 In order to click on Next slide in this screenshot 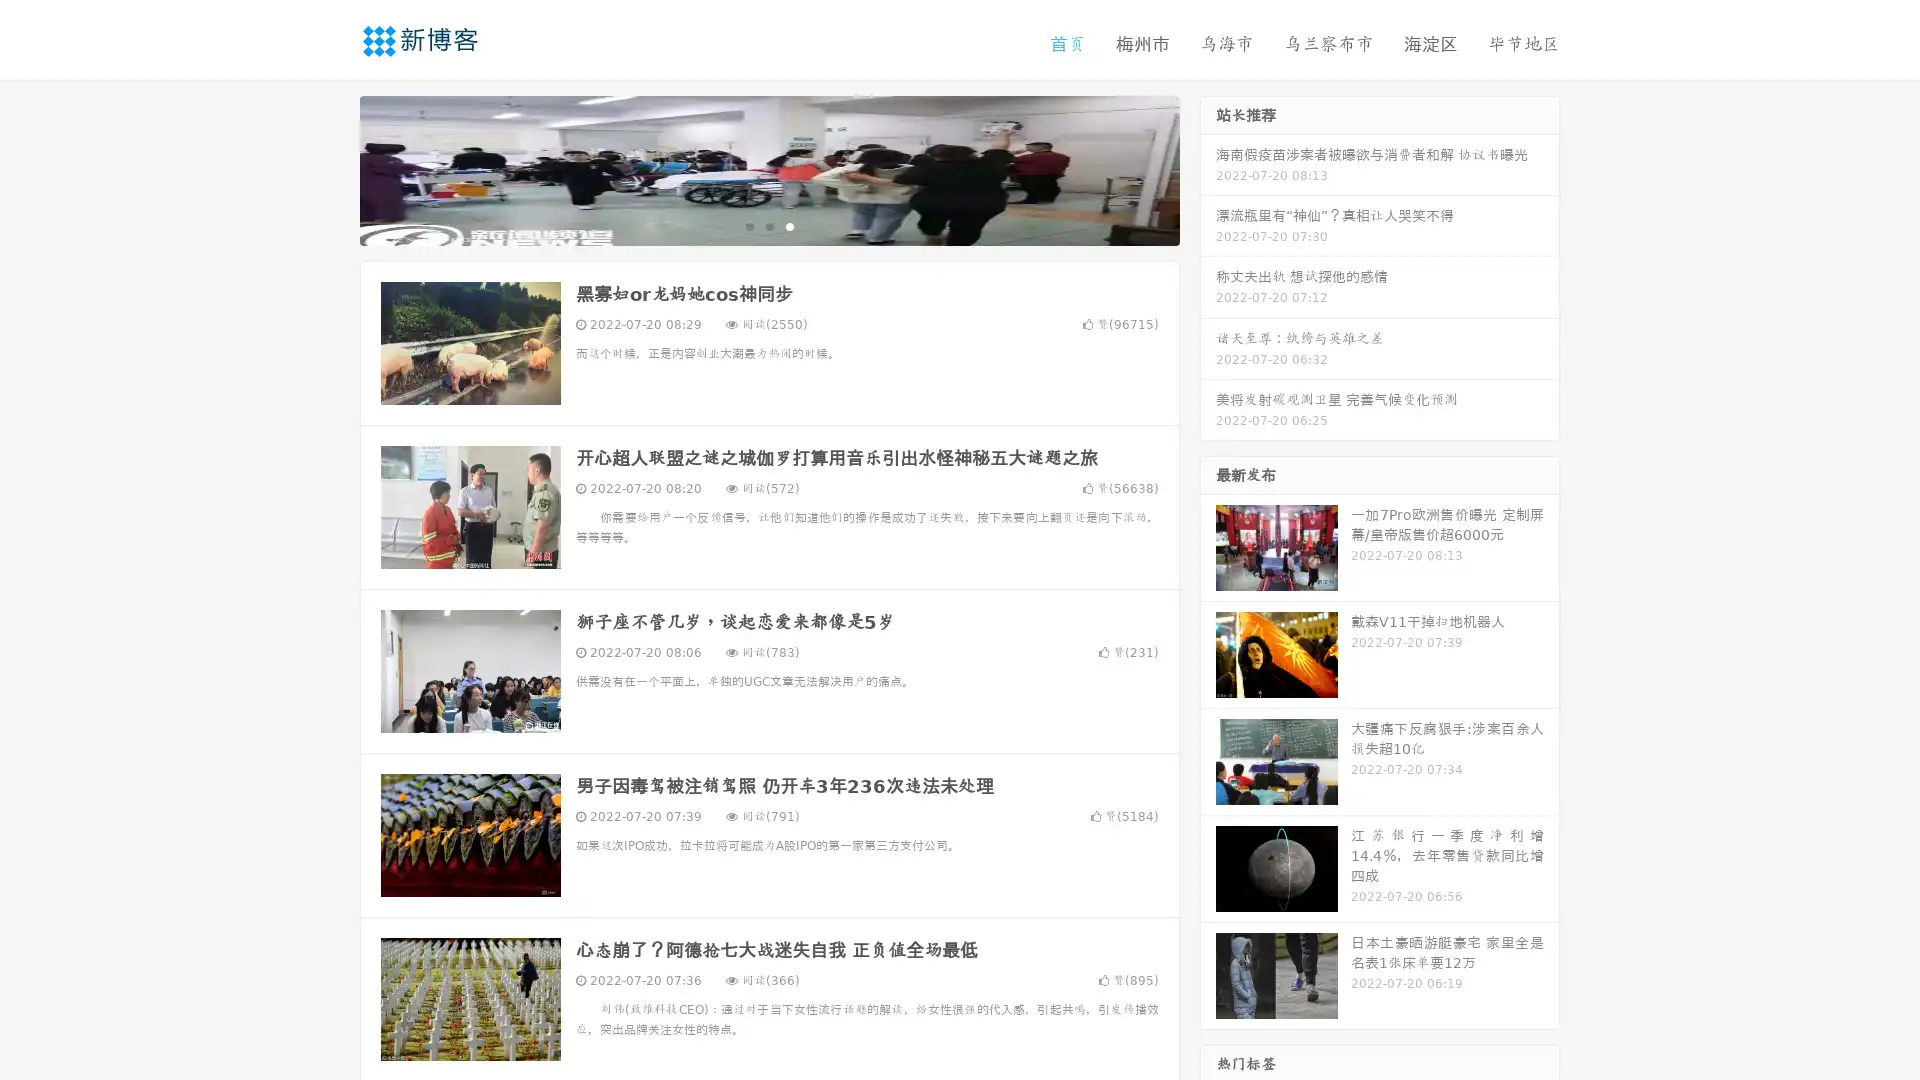, I will do `click(1208, 168)`.